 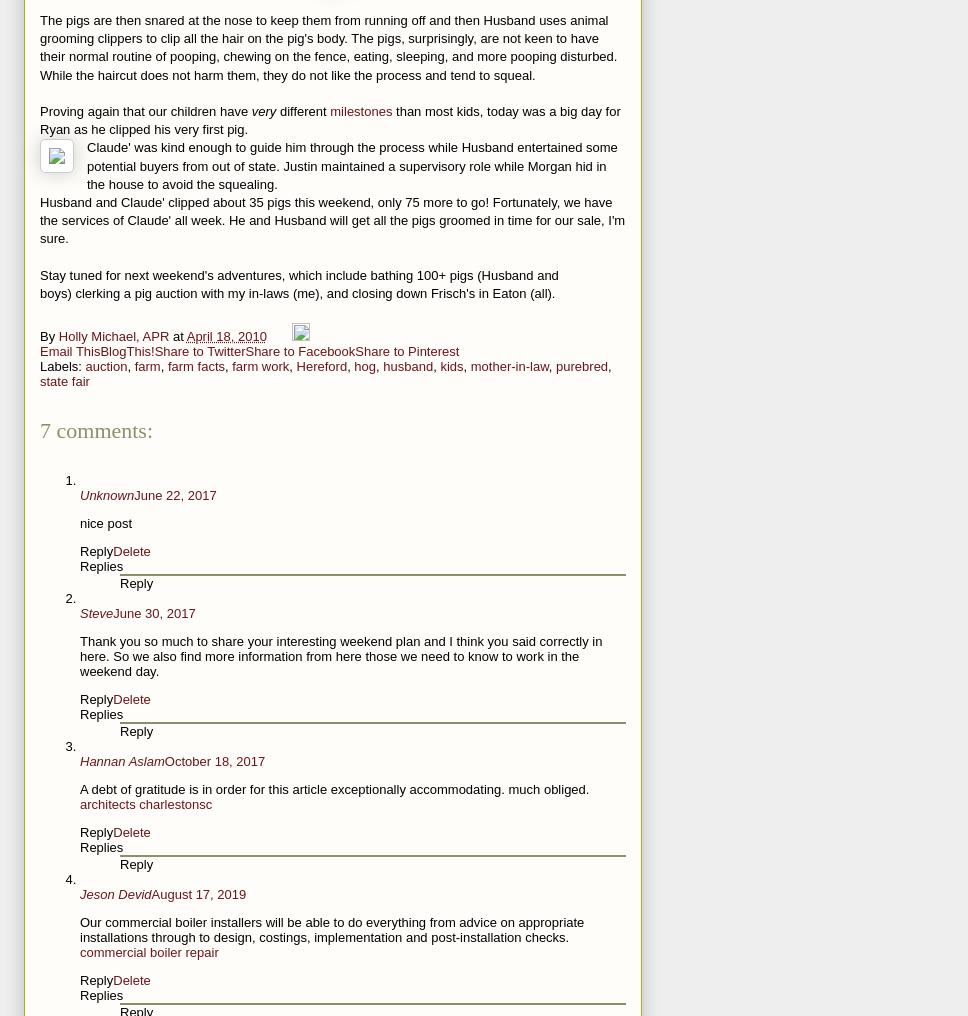 What do you see at coordinates (198, 893) in the screenshot?
I see `'August 17, 2019'` at bounding box center [198, 893].